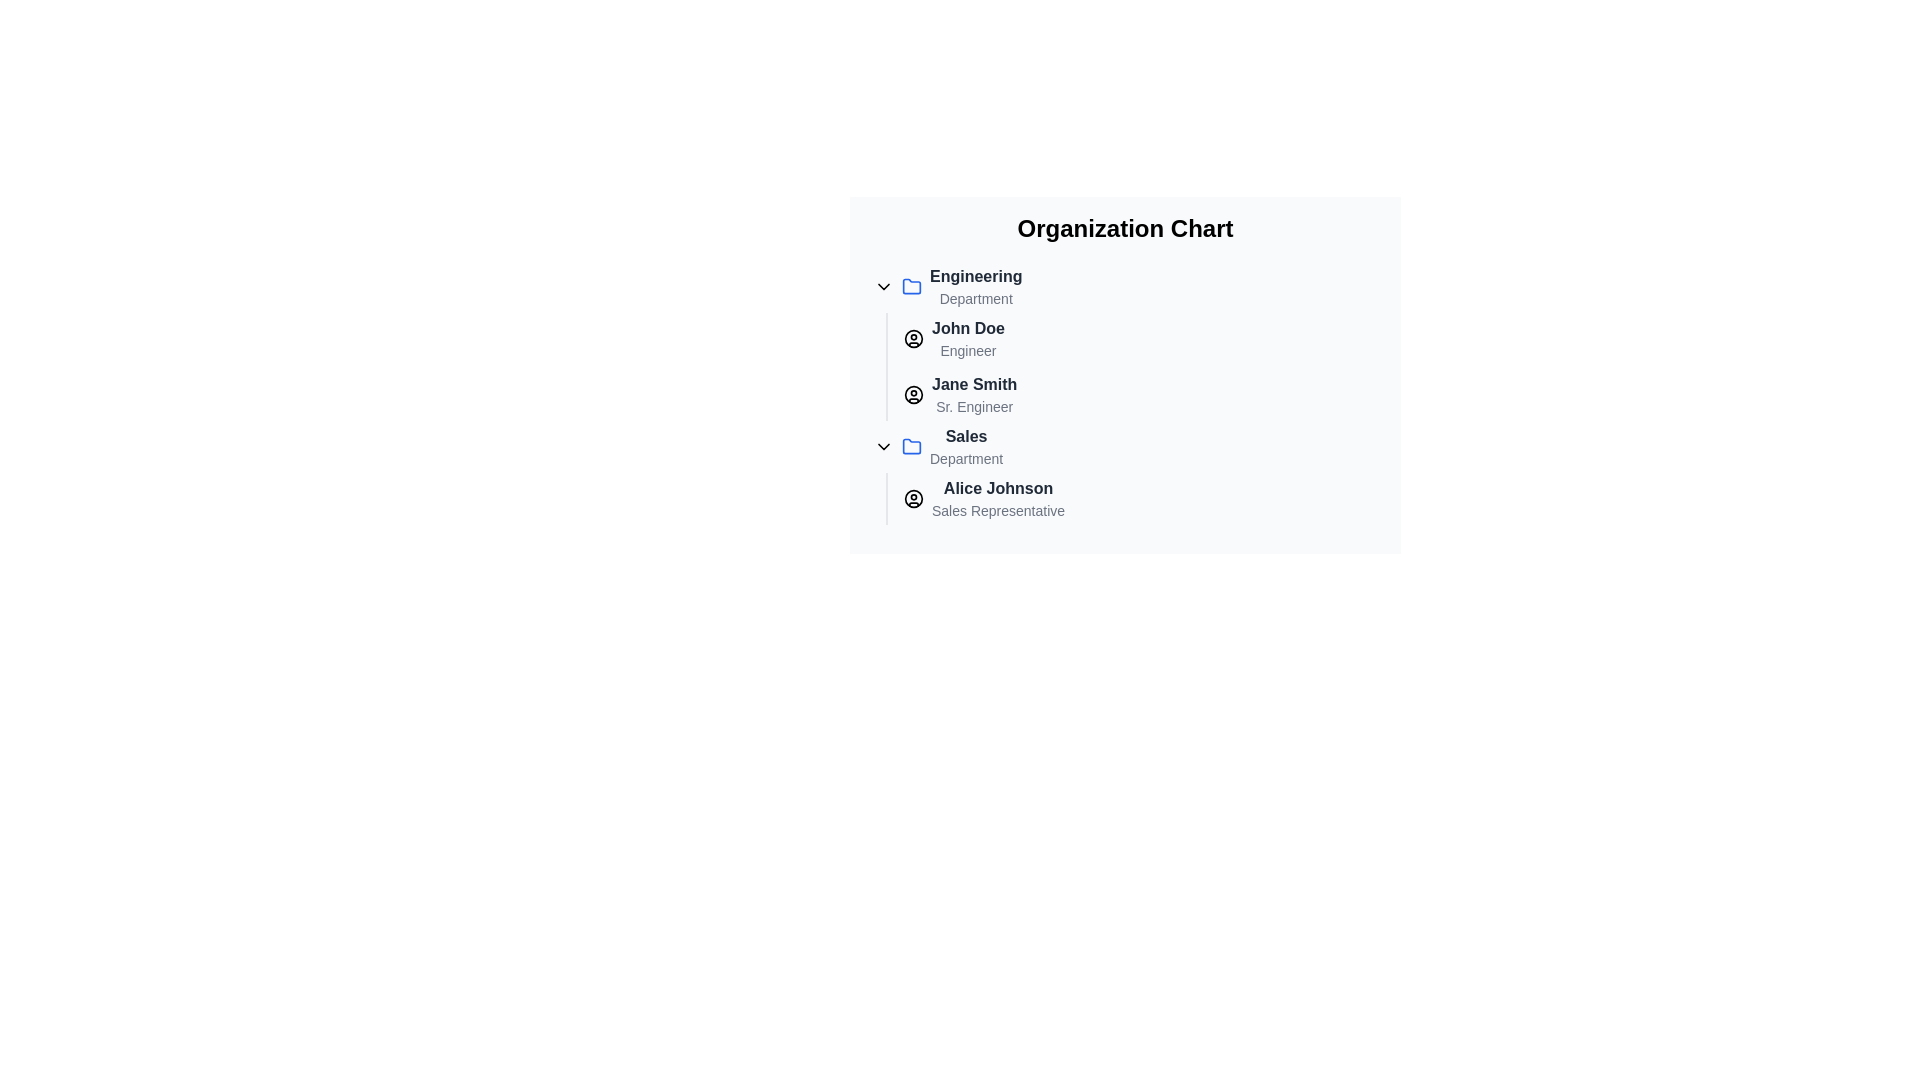 This screenshot has width=1920, height=1080. What do you see at coordinates (912, 497) in the screenshot?
I see `the circular user icon representing 'Alice Johnson' in the Sales section of the organizational chart` at bounding box center [912, 497].